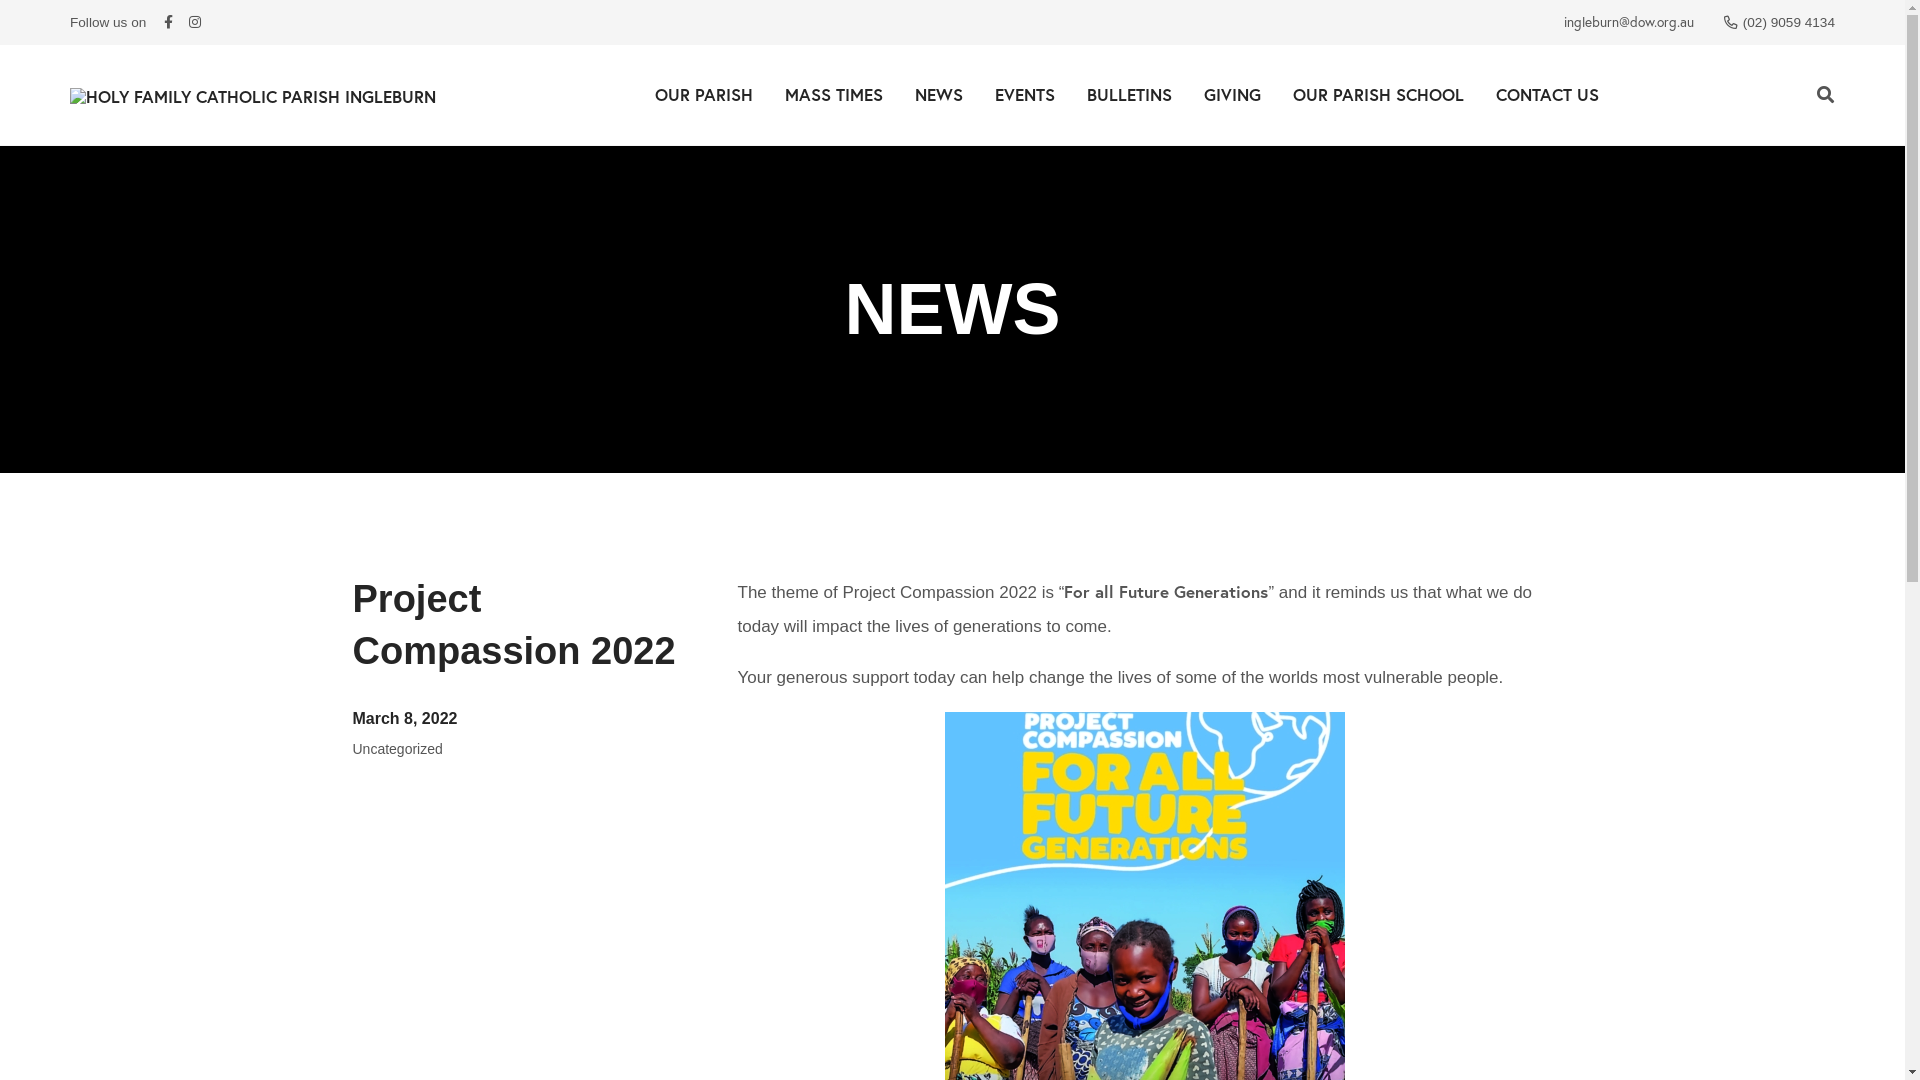 The width and height of the screenshot is (1920, 1080). Describe the element at coordinates (833, 94) in the screenshot. I see `'MASS TIMES'` at that location.